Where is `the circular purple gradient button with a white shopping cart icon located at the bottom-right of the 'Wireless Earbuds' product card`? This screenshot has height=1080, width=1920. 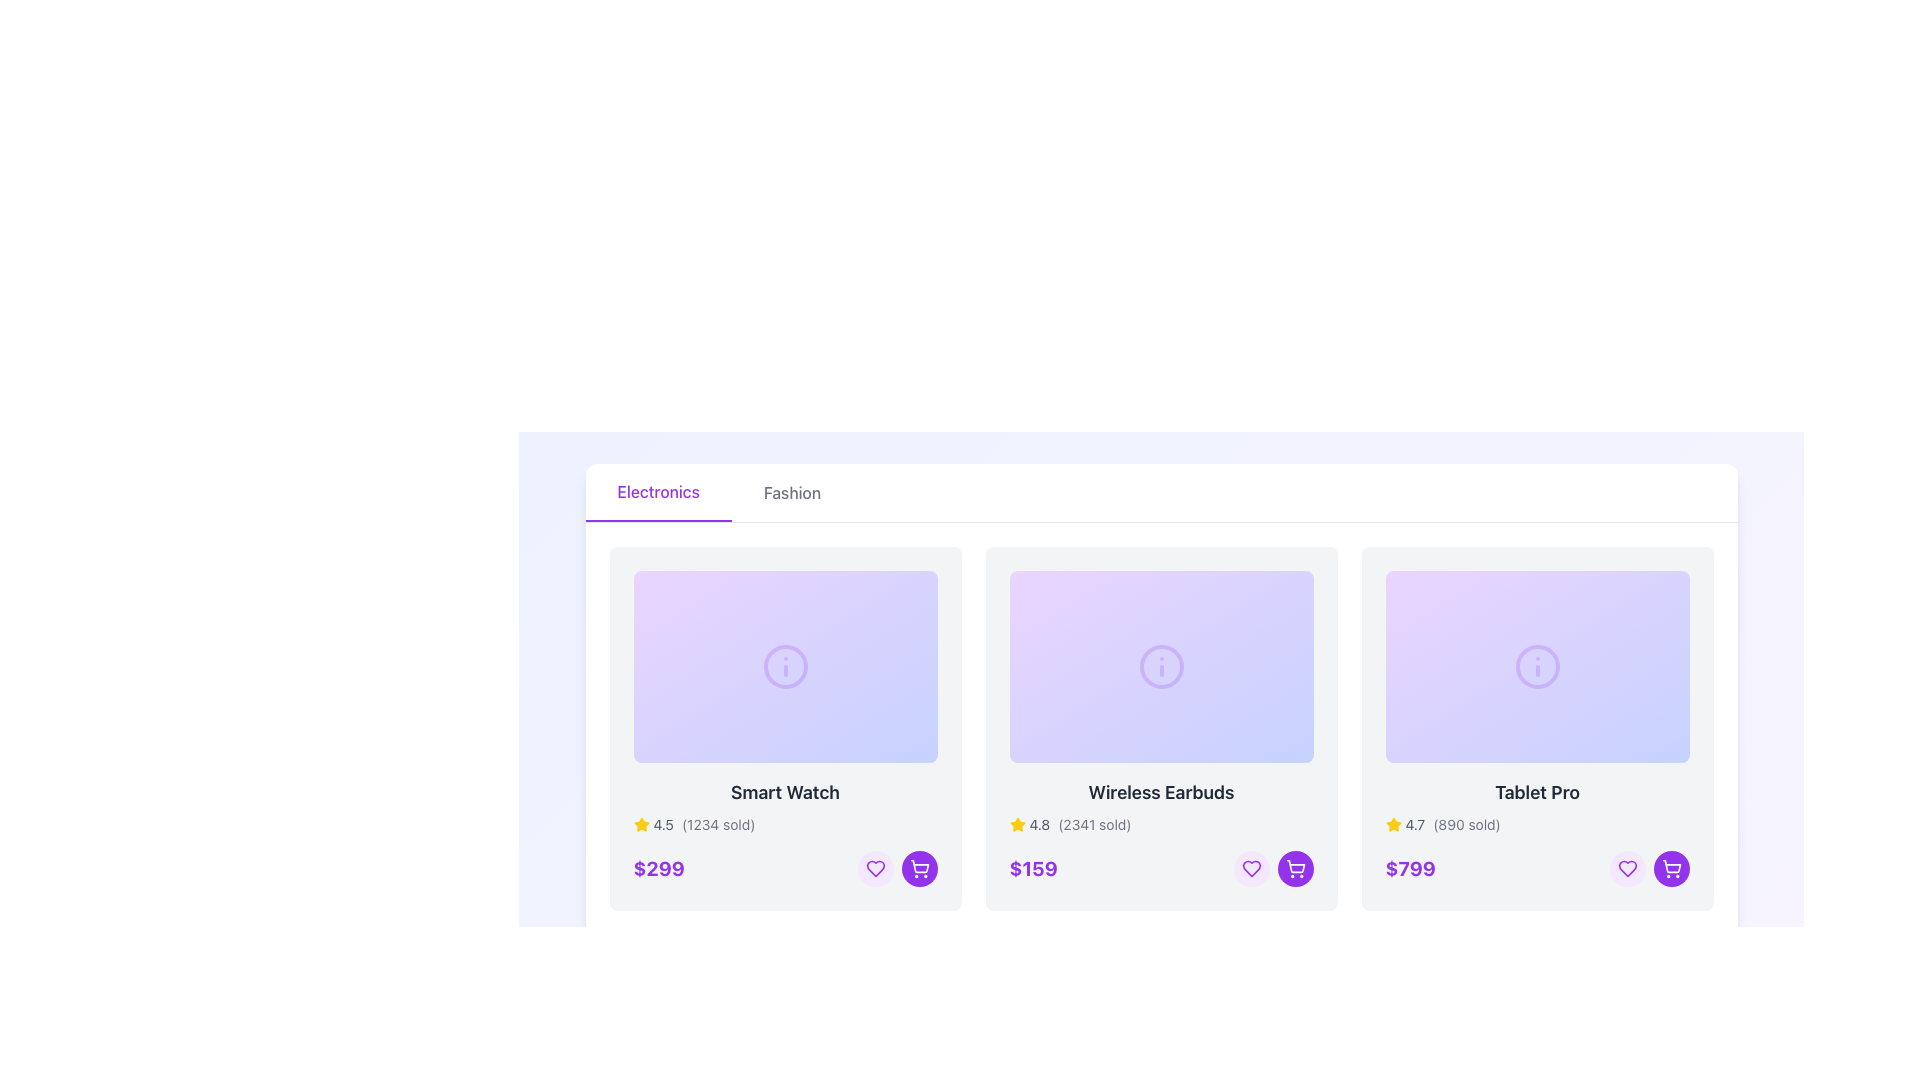 the circular purple gradient button with a white shopping cart icon located at the bottom-right of the 'Wireless Earbuds' product card is located at coordinates (918, 867).